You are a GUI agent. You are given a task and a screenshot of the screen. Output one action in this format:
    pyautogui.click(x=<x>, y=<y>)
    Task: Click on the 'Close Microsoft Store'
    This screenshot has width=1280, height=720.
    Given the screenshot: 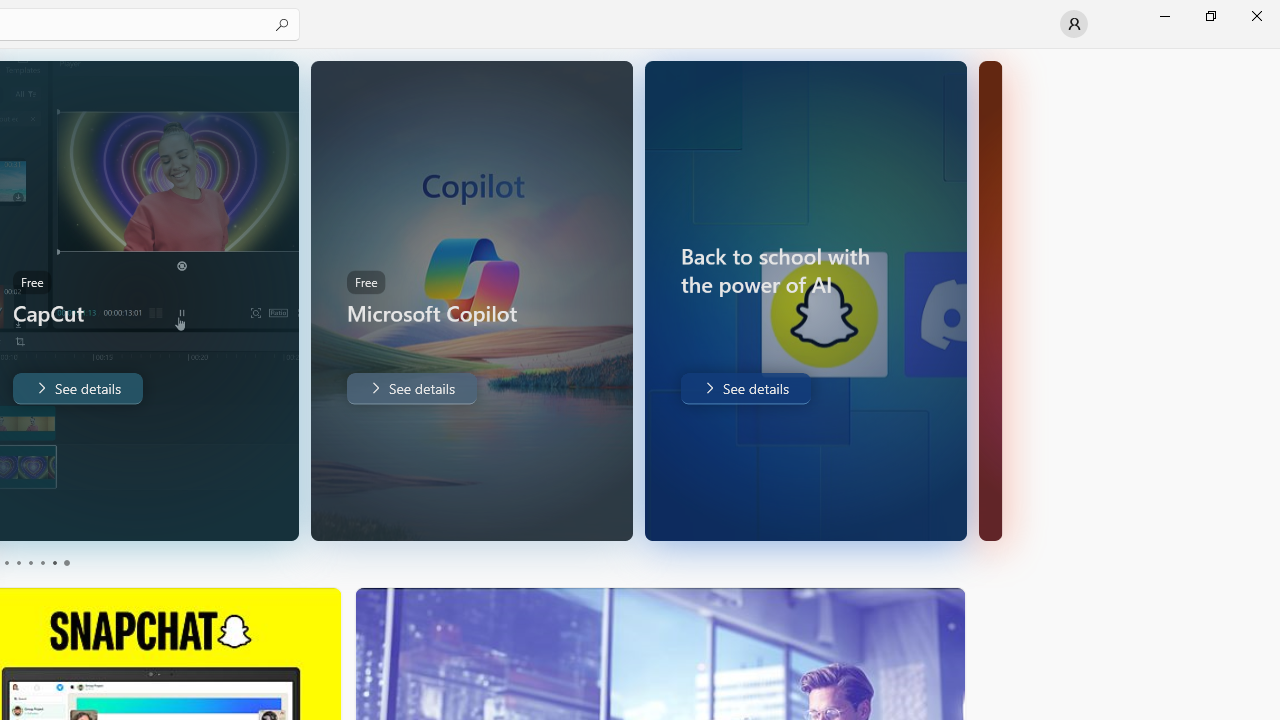 What is the action you would take?
    pyautogui.click(x=1255, y=15)
    